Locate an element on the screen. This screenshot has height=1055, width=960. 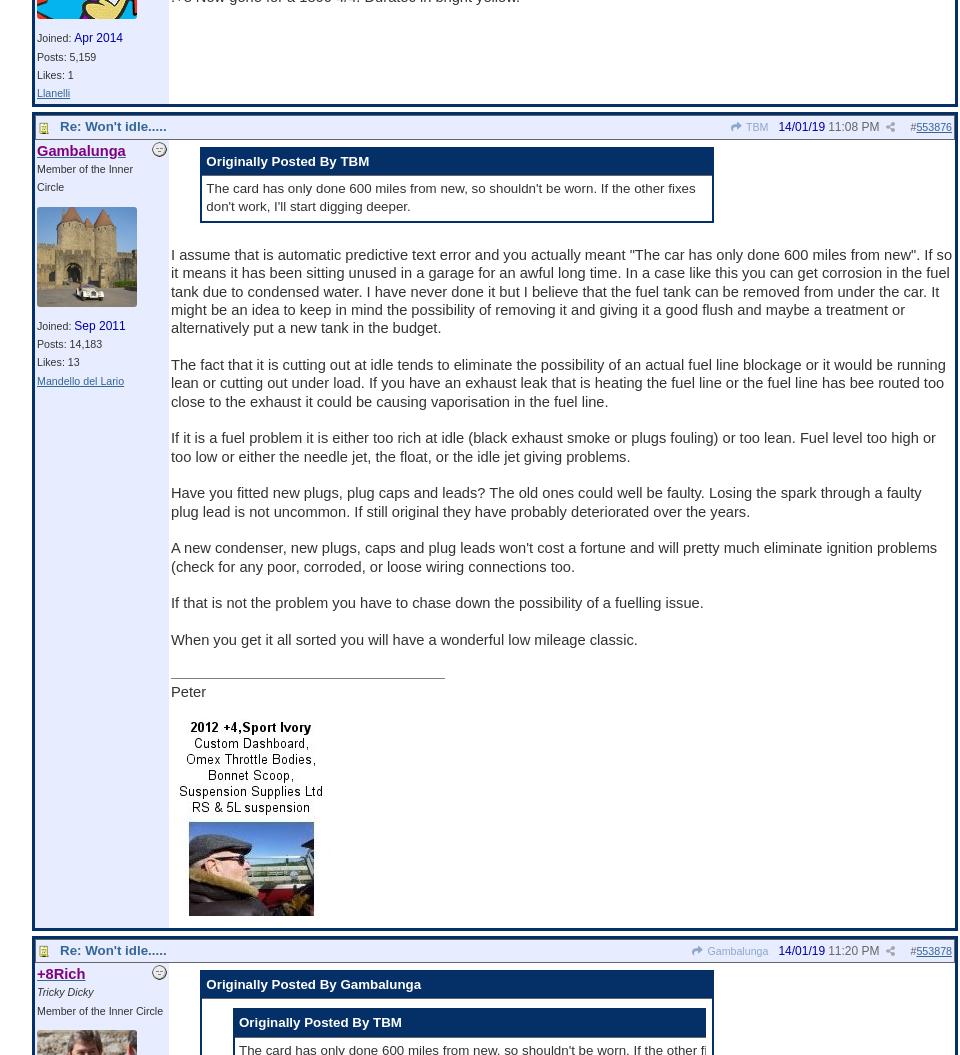
'When you get it all sorted you will have a wonderful low mileage classic.' is located at coordinates (169, 639).